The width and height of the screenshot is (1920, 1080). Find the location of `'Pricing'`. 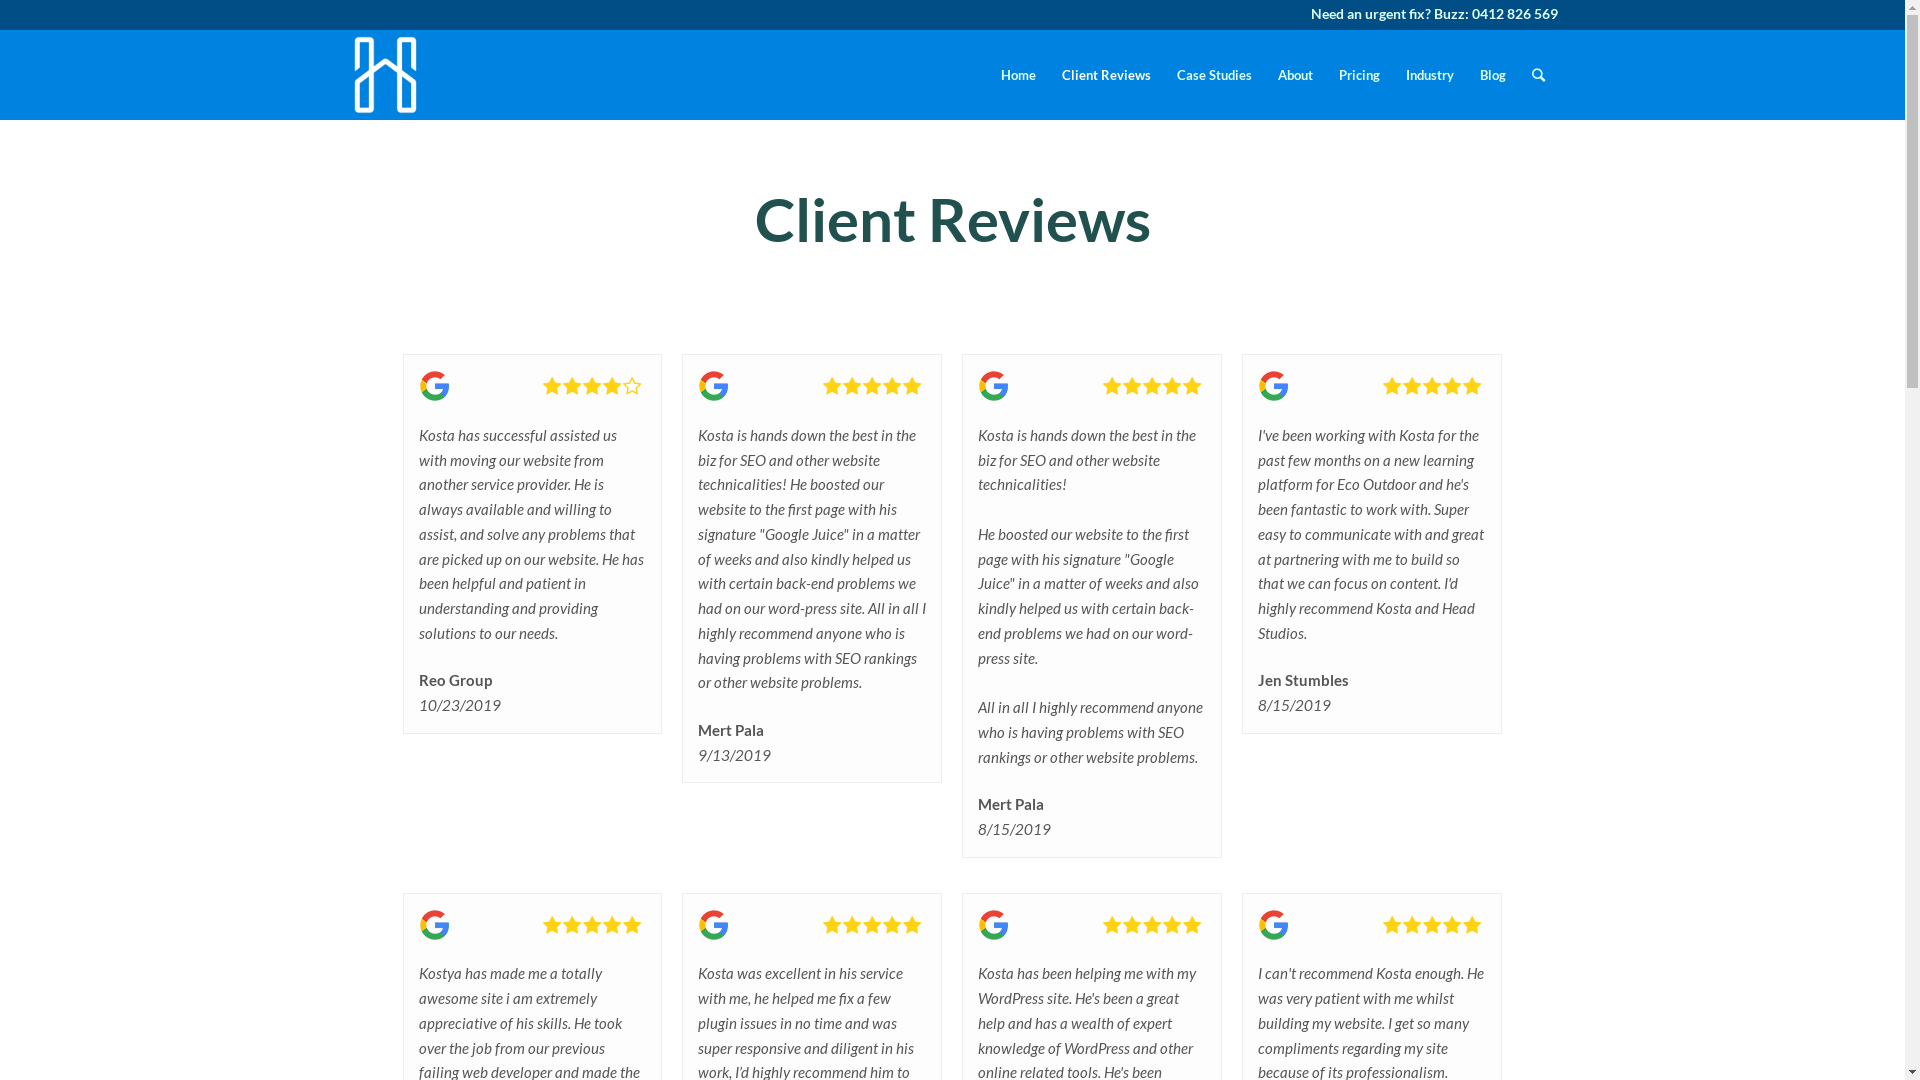

'Pricing' is located at coordinates (1359, 73).